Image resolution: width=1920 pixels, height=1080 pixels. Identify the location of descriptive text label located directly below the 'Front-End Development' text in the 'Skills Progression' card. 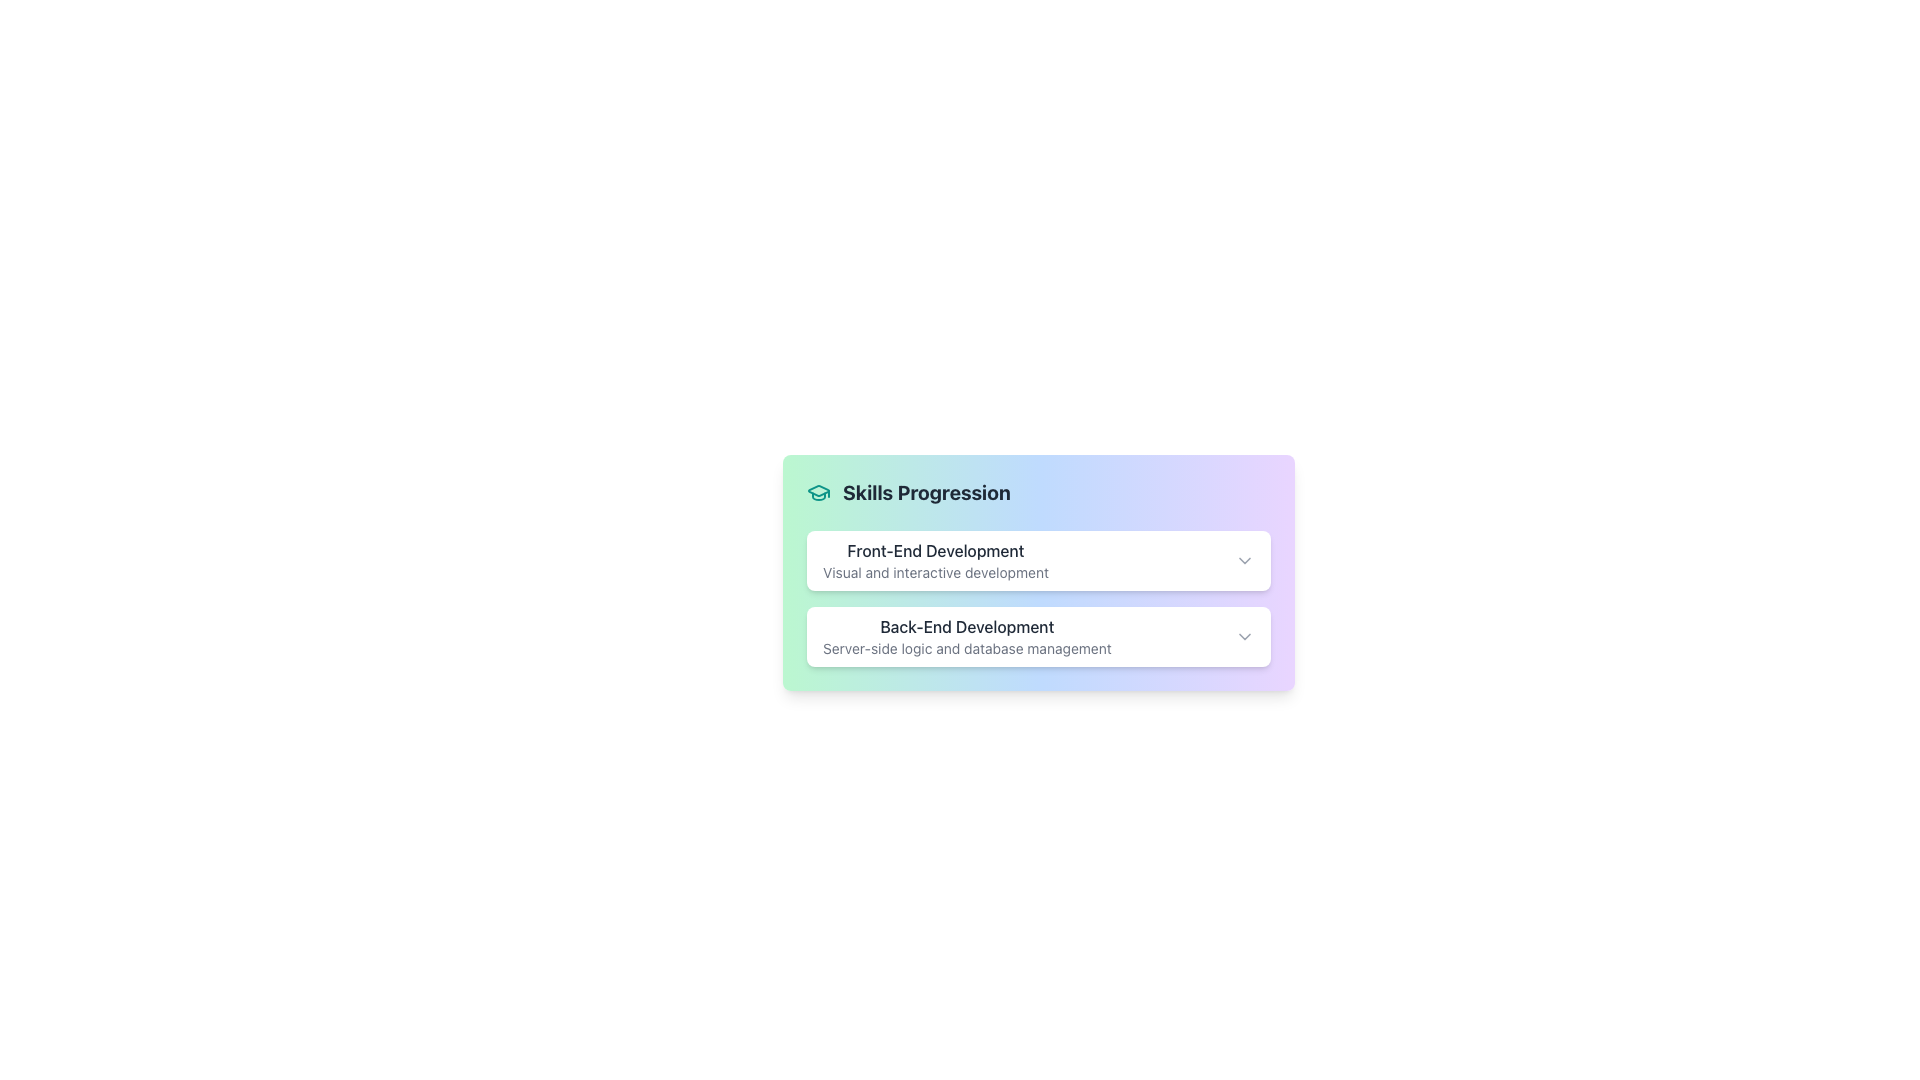
(935, 573).